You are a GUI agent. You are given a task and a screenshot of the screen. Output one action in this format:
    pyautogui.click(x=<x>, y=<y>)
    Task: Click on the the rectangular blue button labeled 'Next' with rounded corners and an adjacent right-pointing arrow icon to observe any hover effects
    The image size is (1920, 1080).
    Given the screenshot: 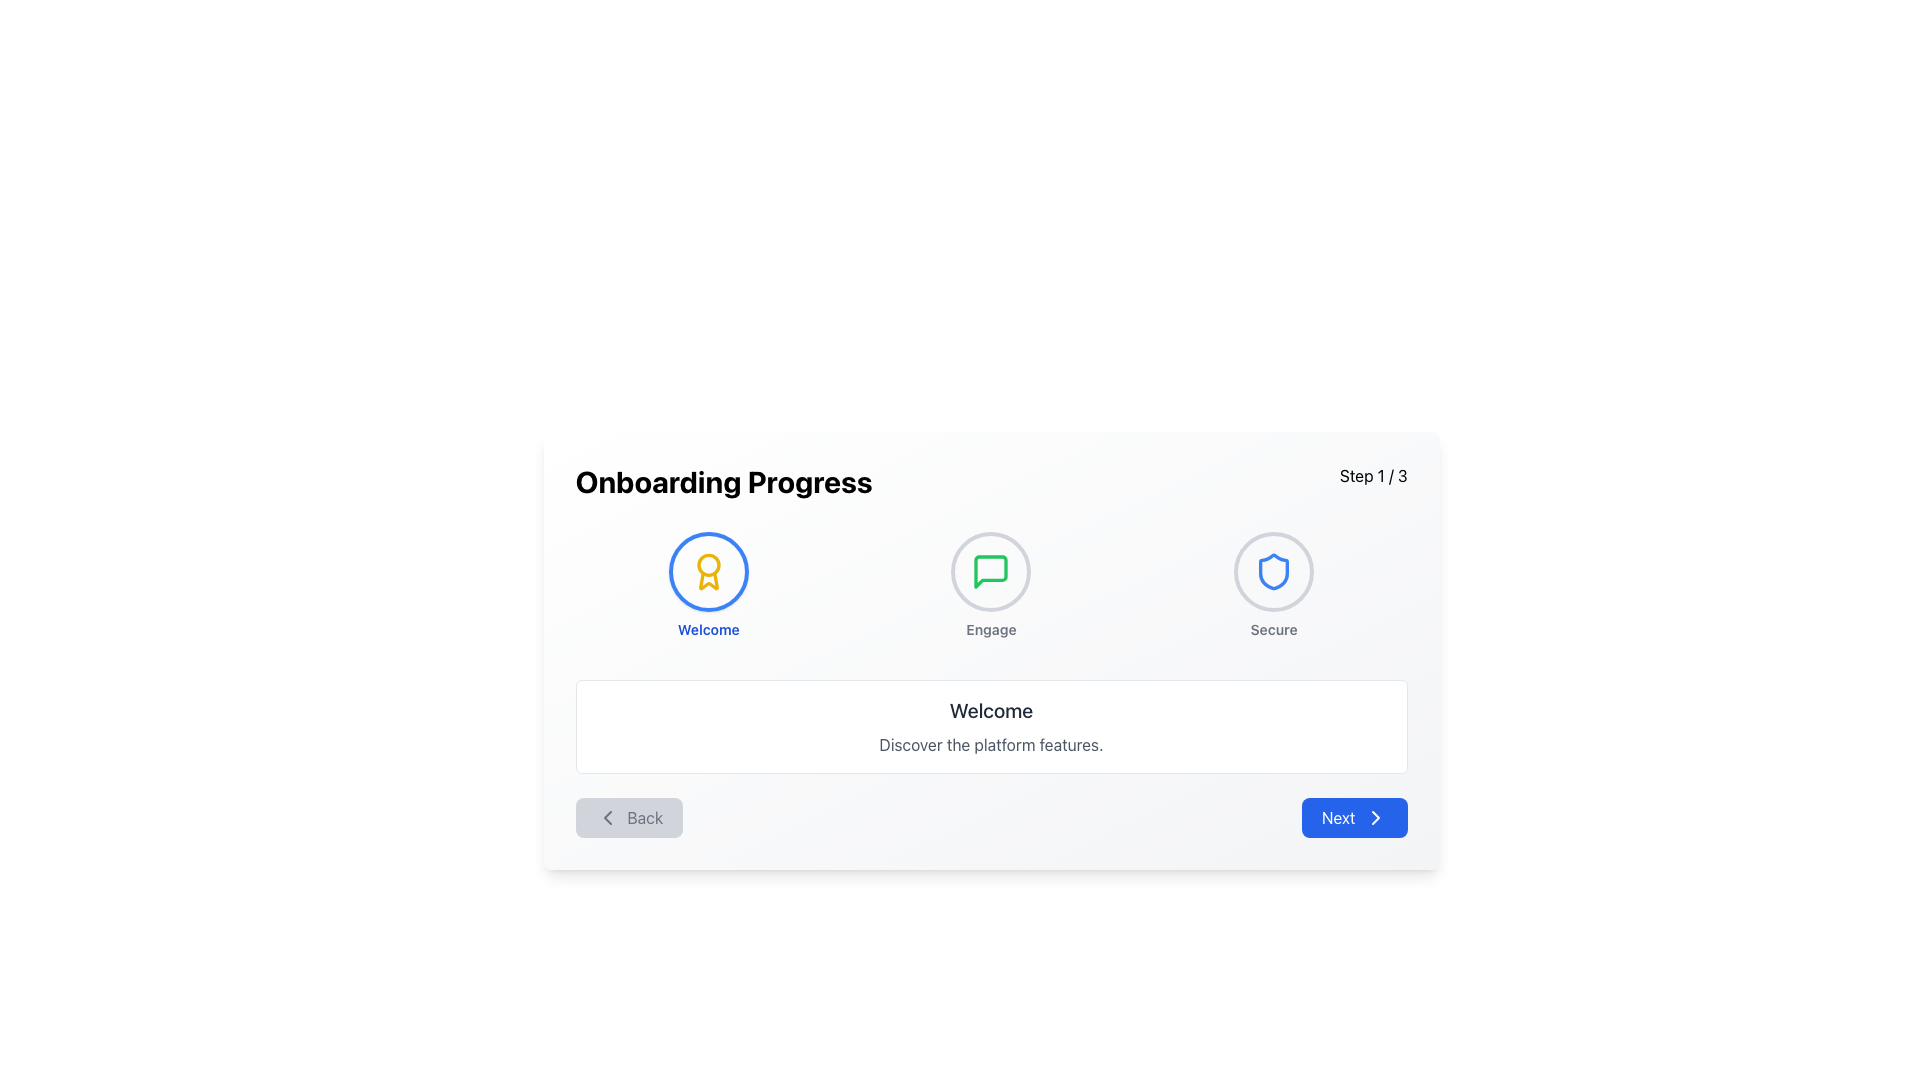 What is the action you would take?
    pyautogui.click(x=1354, y=817)
    